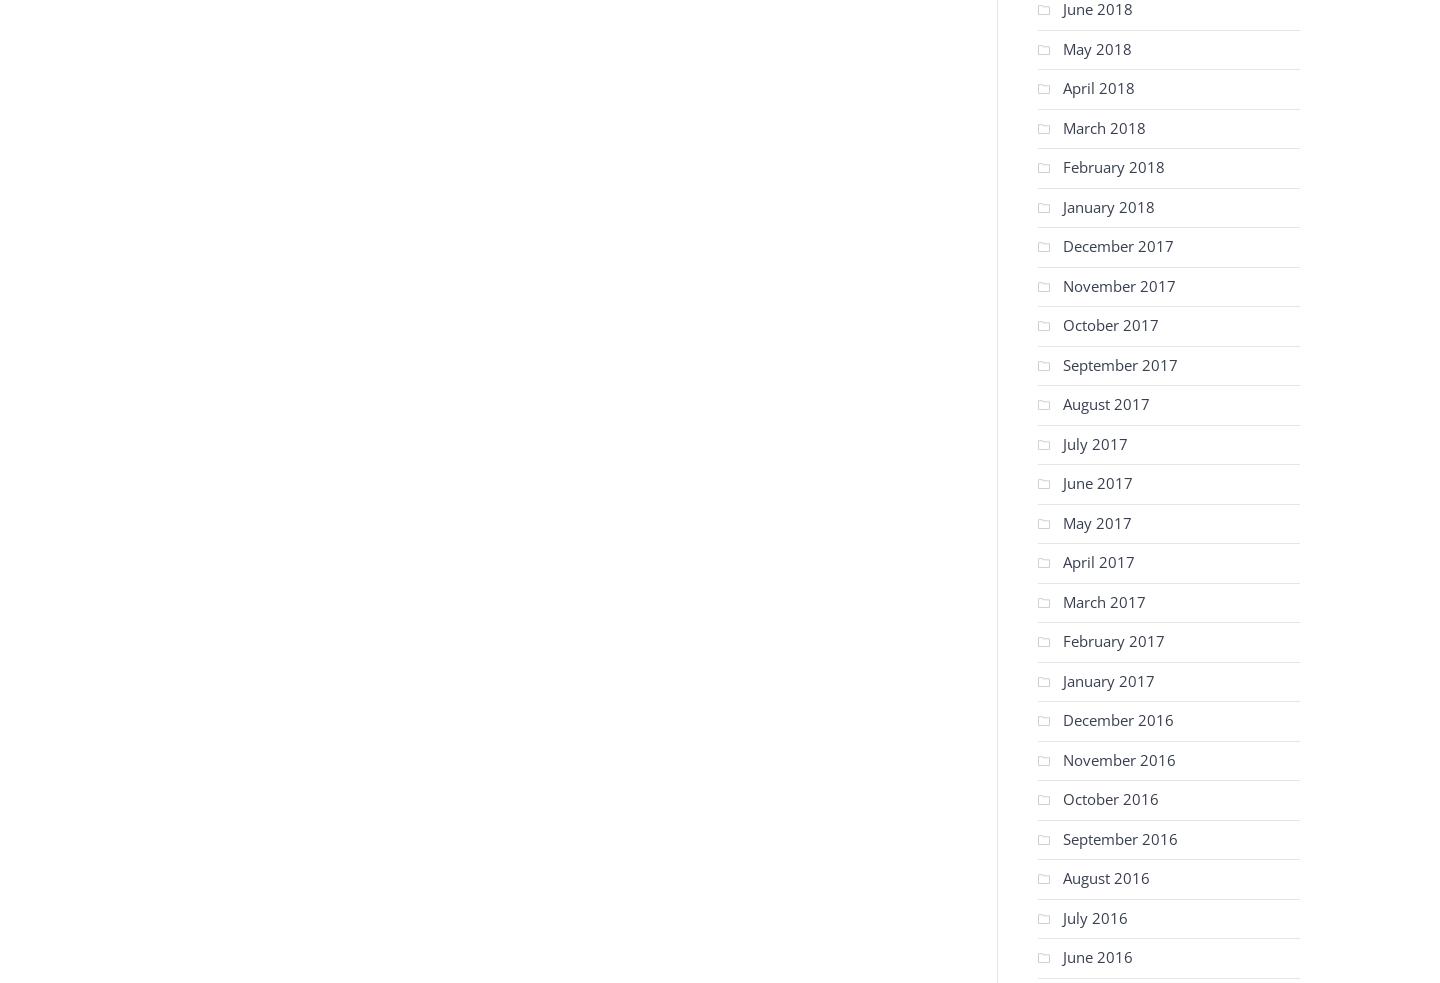 The image size is (1440, 983). I want to click on 'December 2017', so click(1117, 246).